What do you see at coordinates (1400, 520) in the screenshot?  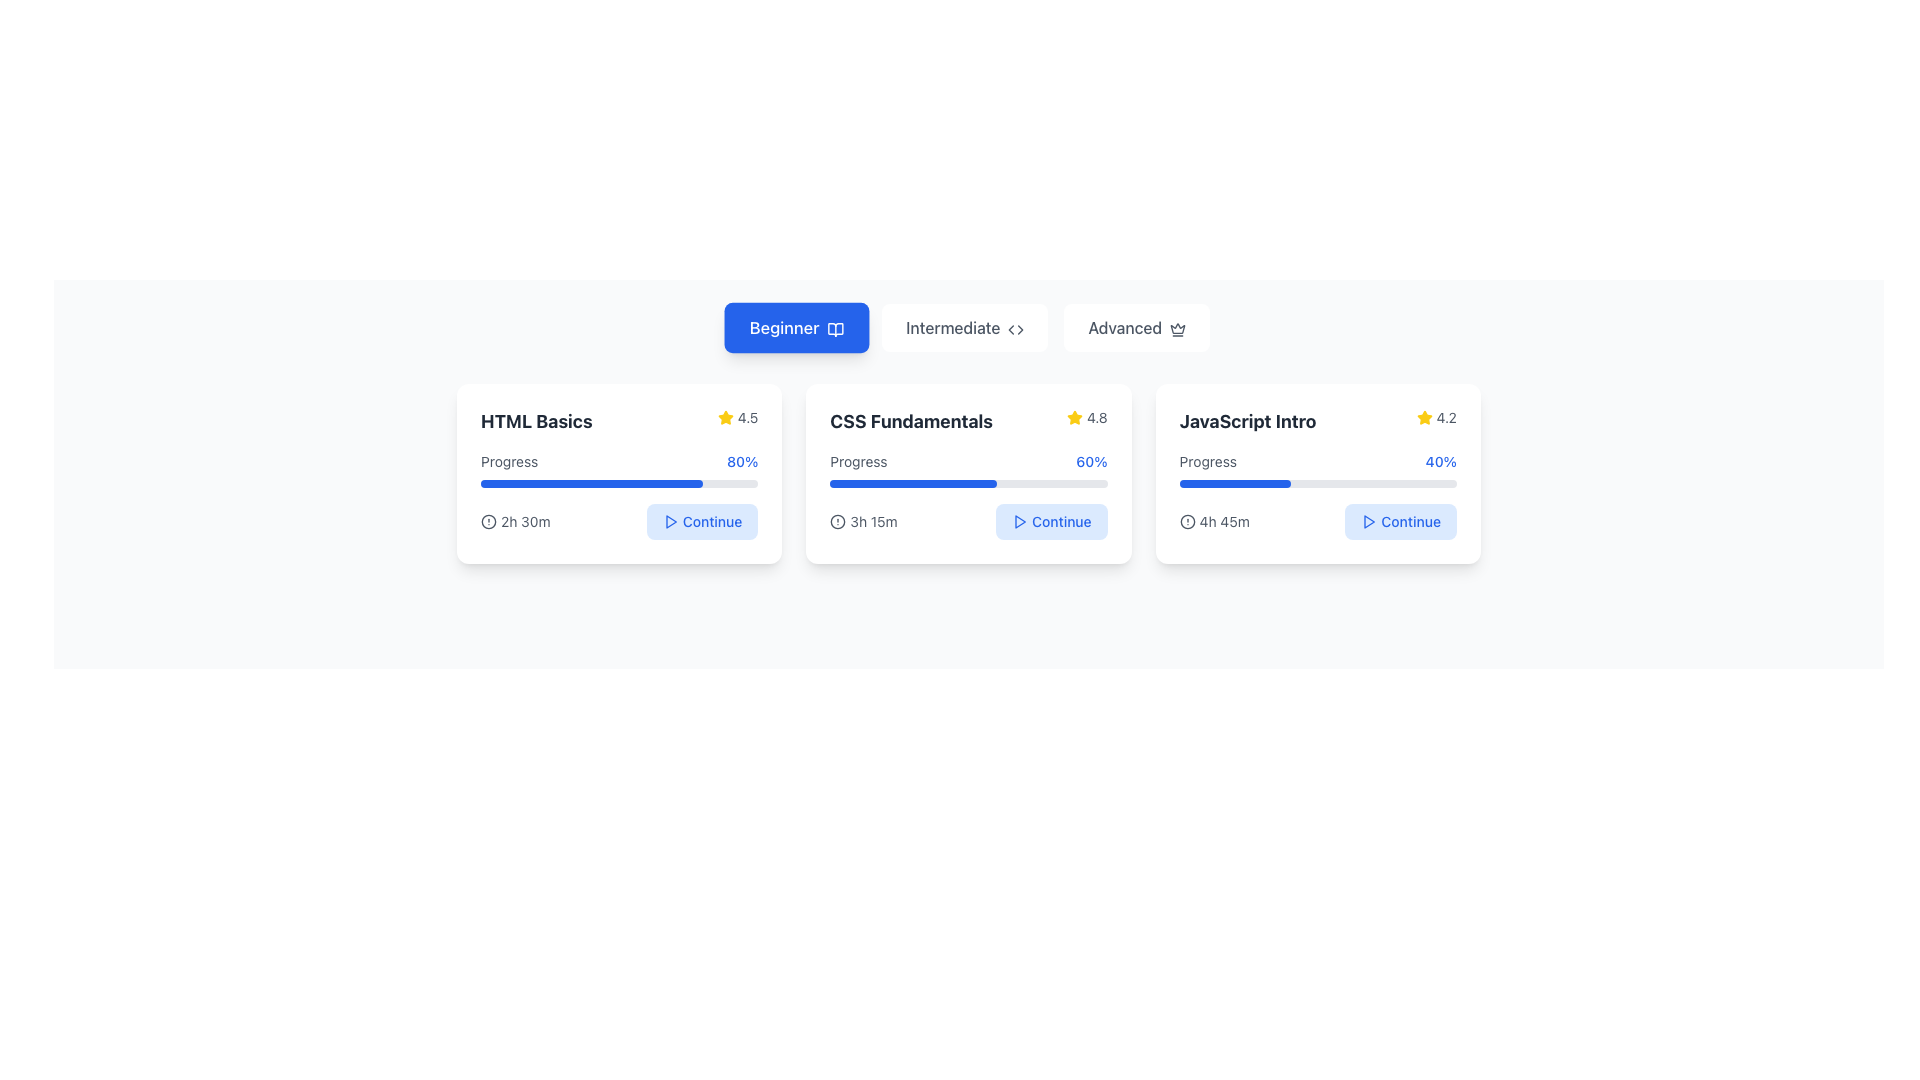 I see `the button located at the bottom-right of the 'JavaScript Intro' course card to trigger visual effects` at bounding box center [1400, 520].